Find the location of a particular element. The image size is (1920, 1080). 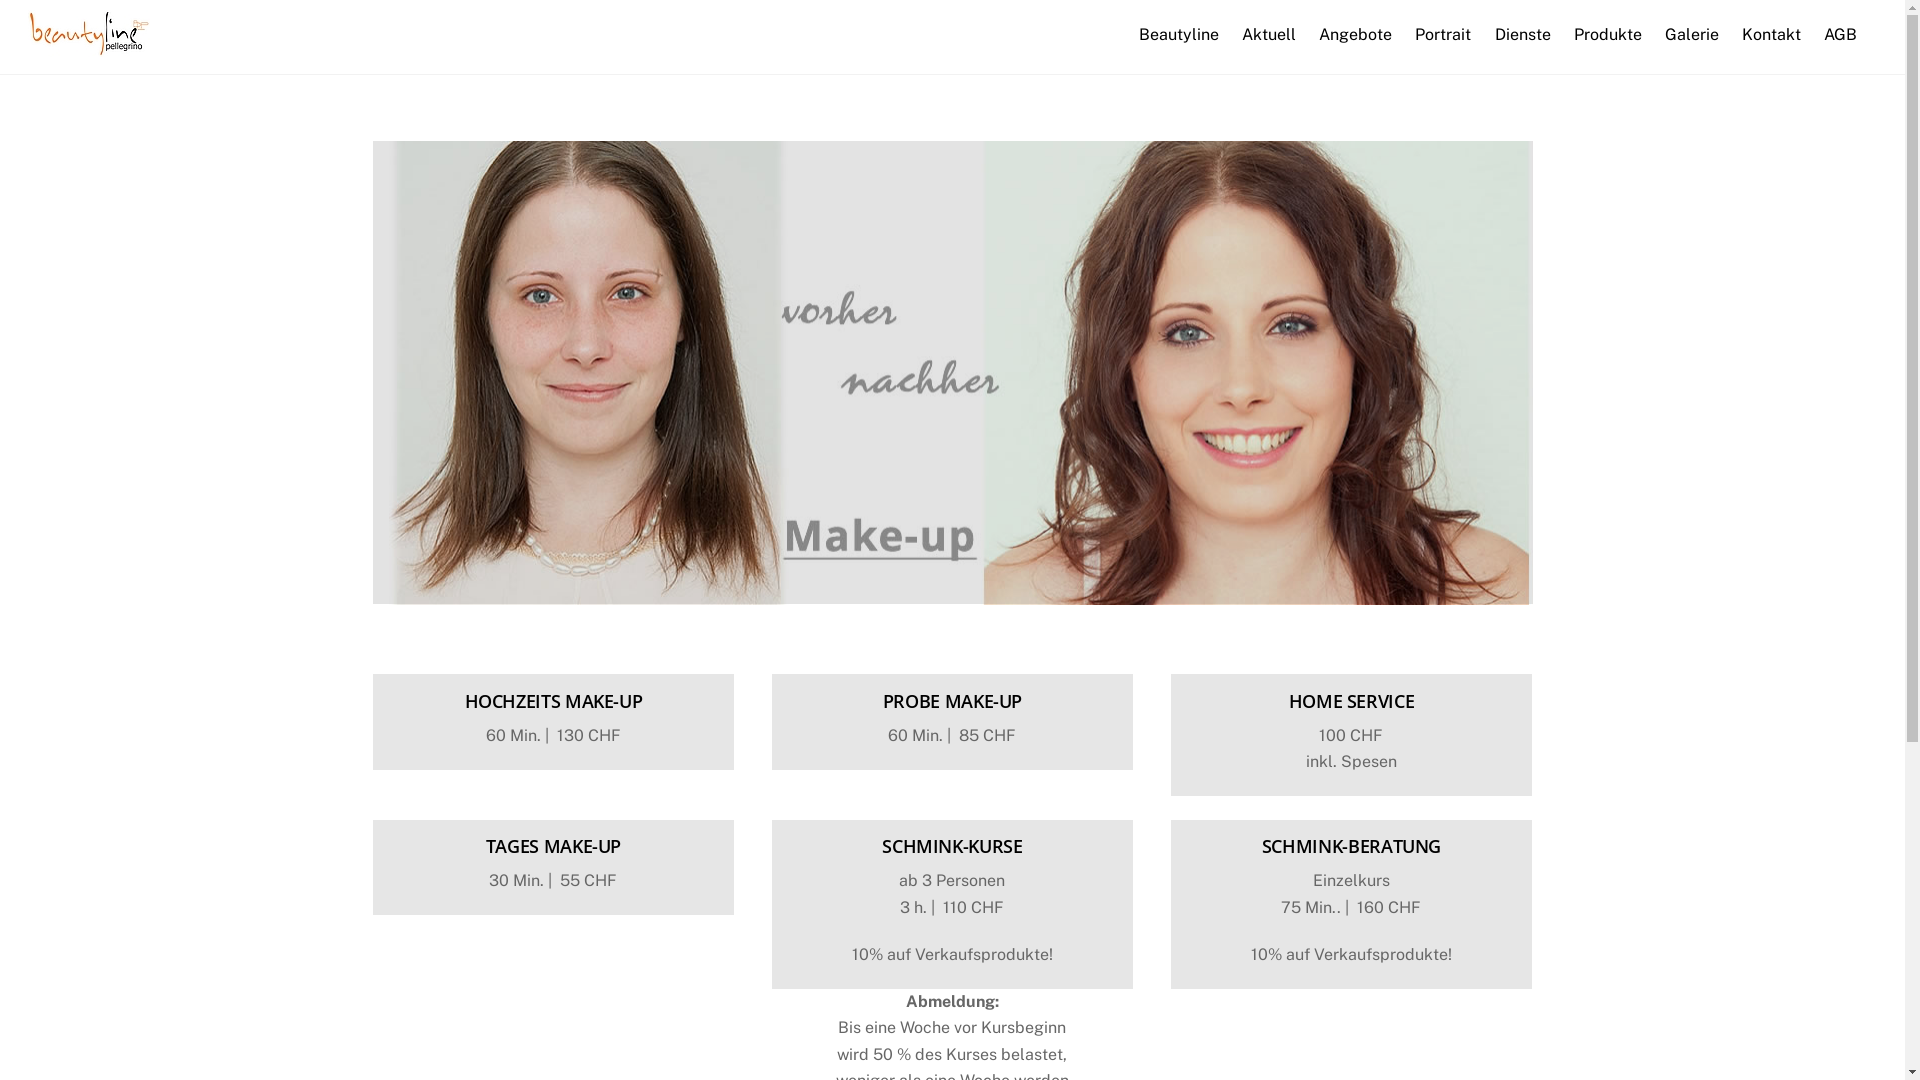

'Kontakt' is located at coordinates (1771, 34).